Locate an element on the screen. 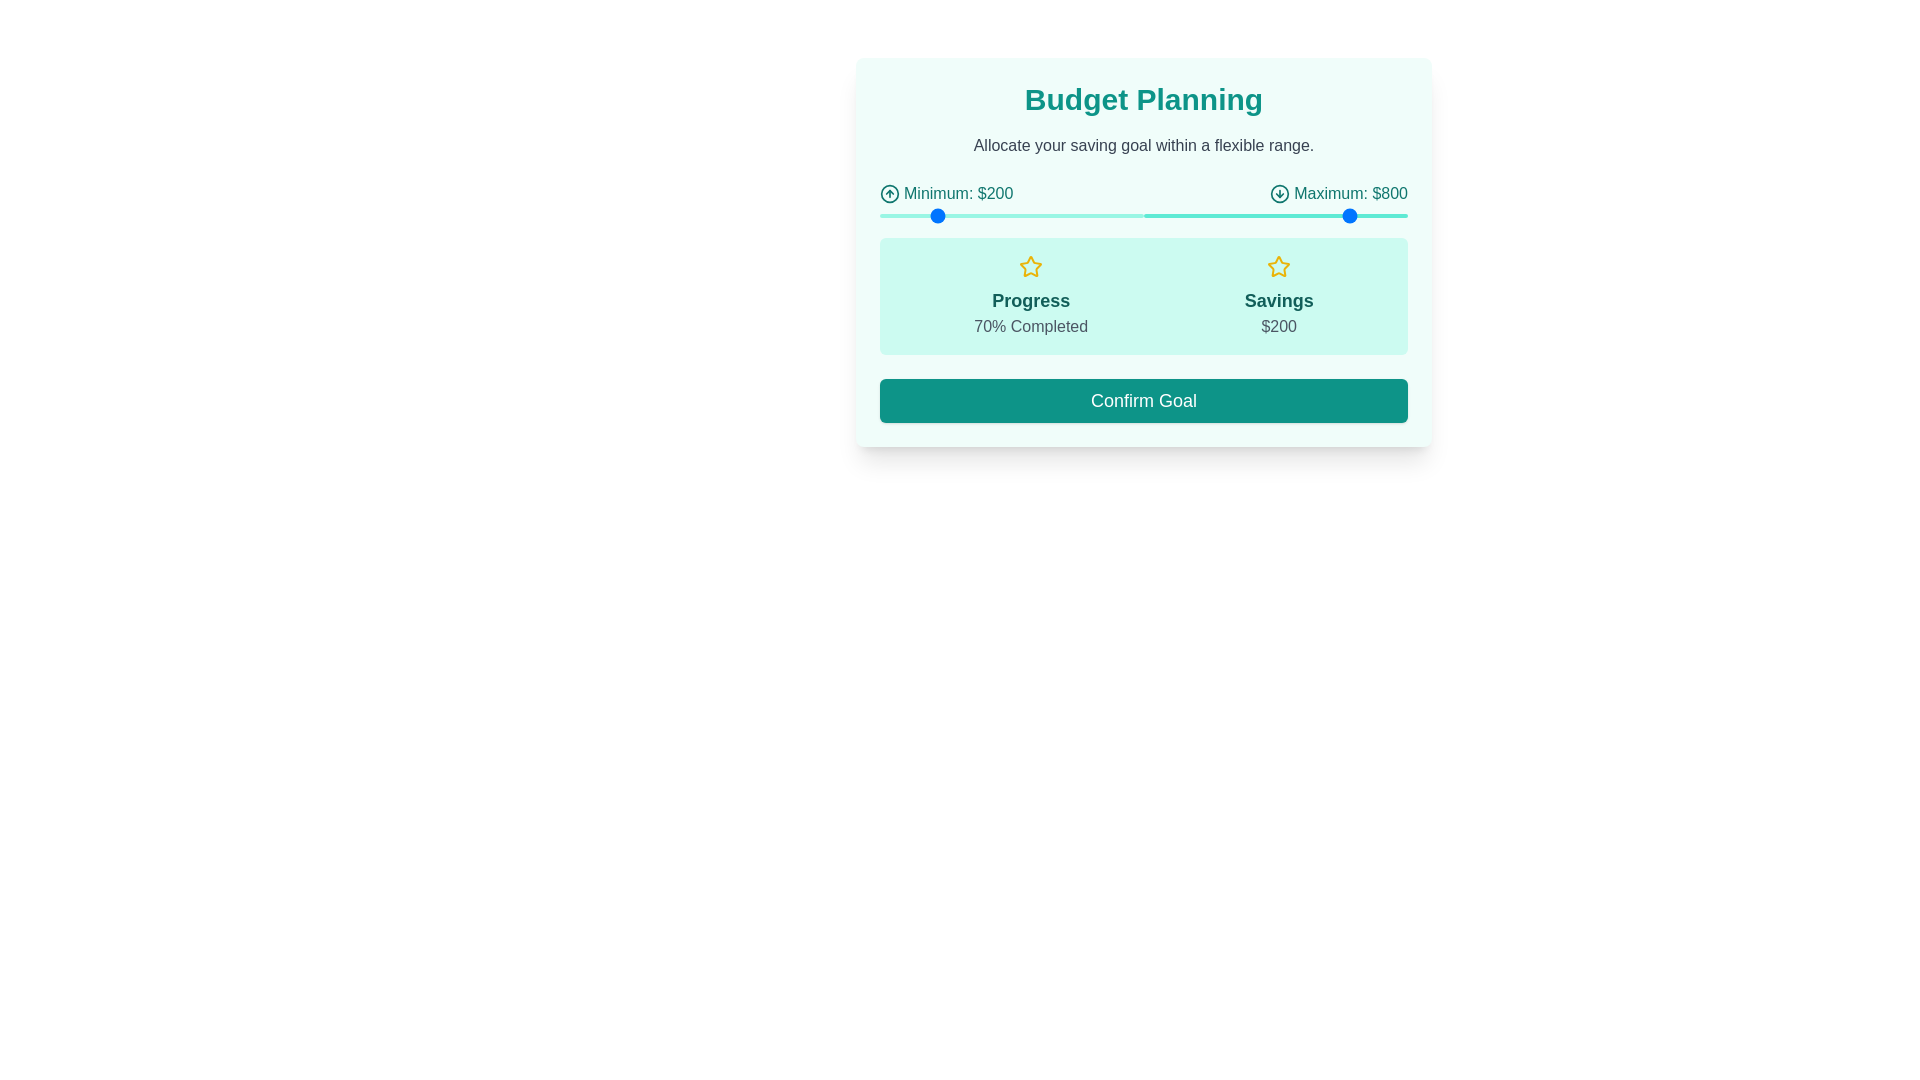 Image resolution: width=1920 pixels, height=1080 pixels. the upward-pointing arrow icon enclosed within a circular outline, located to the left of the text 'Minimum: $200', part of the group aligning with the left side of the central progress bar under 'Budget Planning' is located at coordinates (888, 193).